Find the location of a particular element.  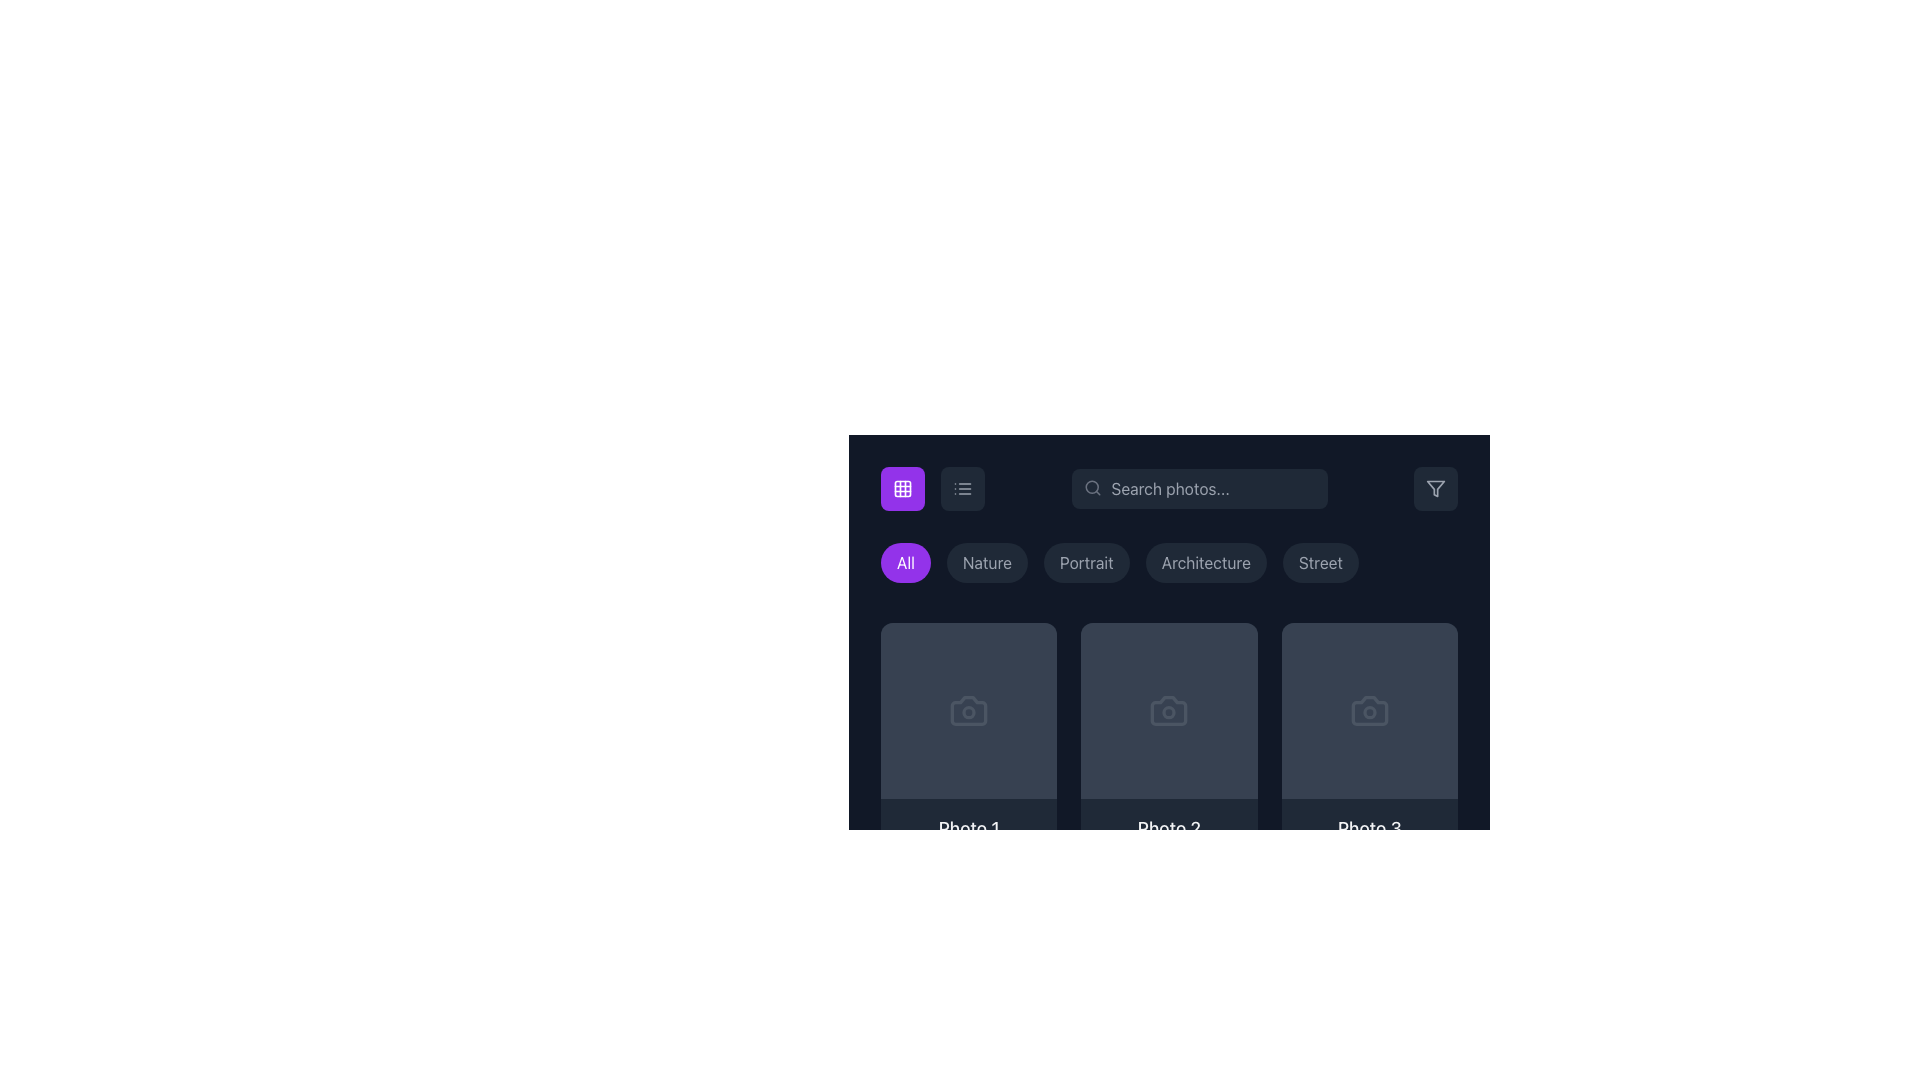

the pill-shaped button labeled 'Architecture' to change its background color is located at coordinates (1169, 567).